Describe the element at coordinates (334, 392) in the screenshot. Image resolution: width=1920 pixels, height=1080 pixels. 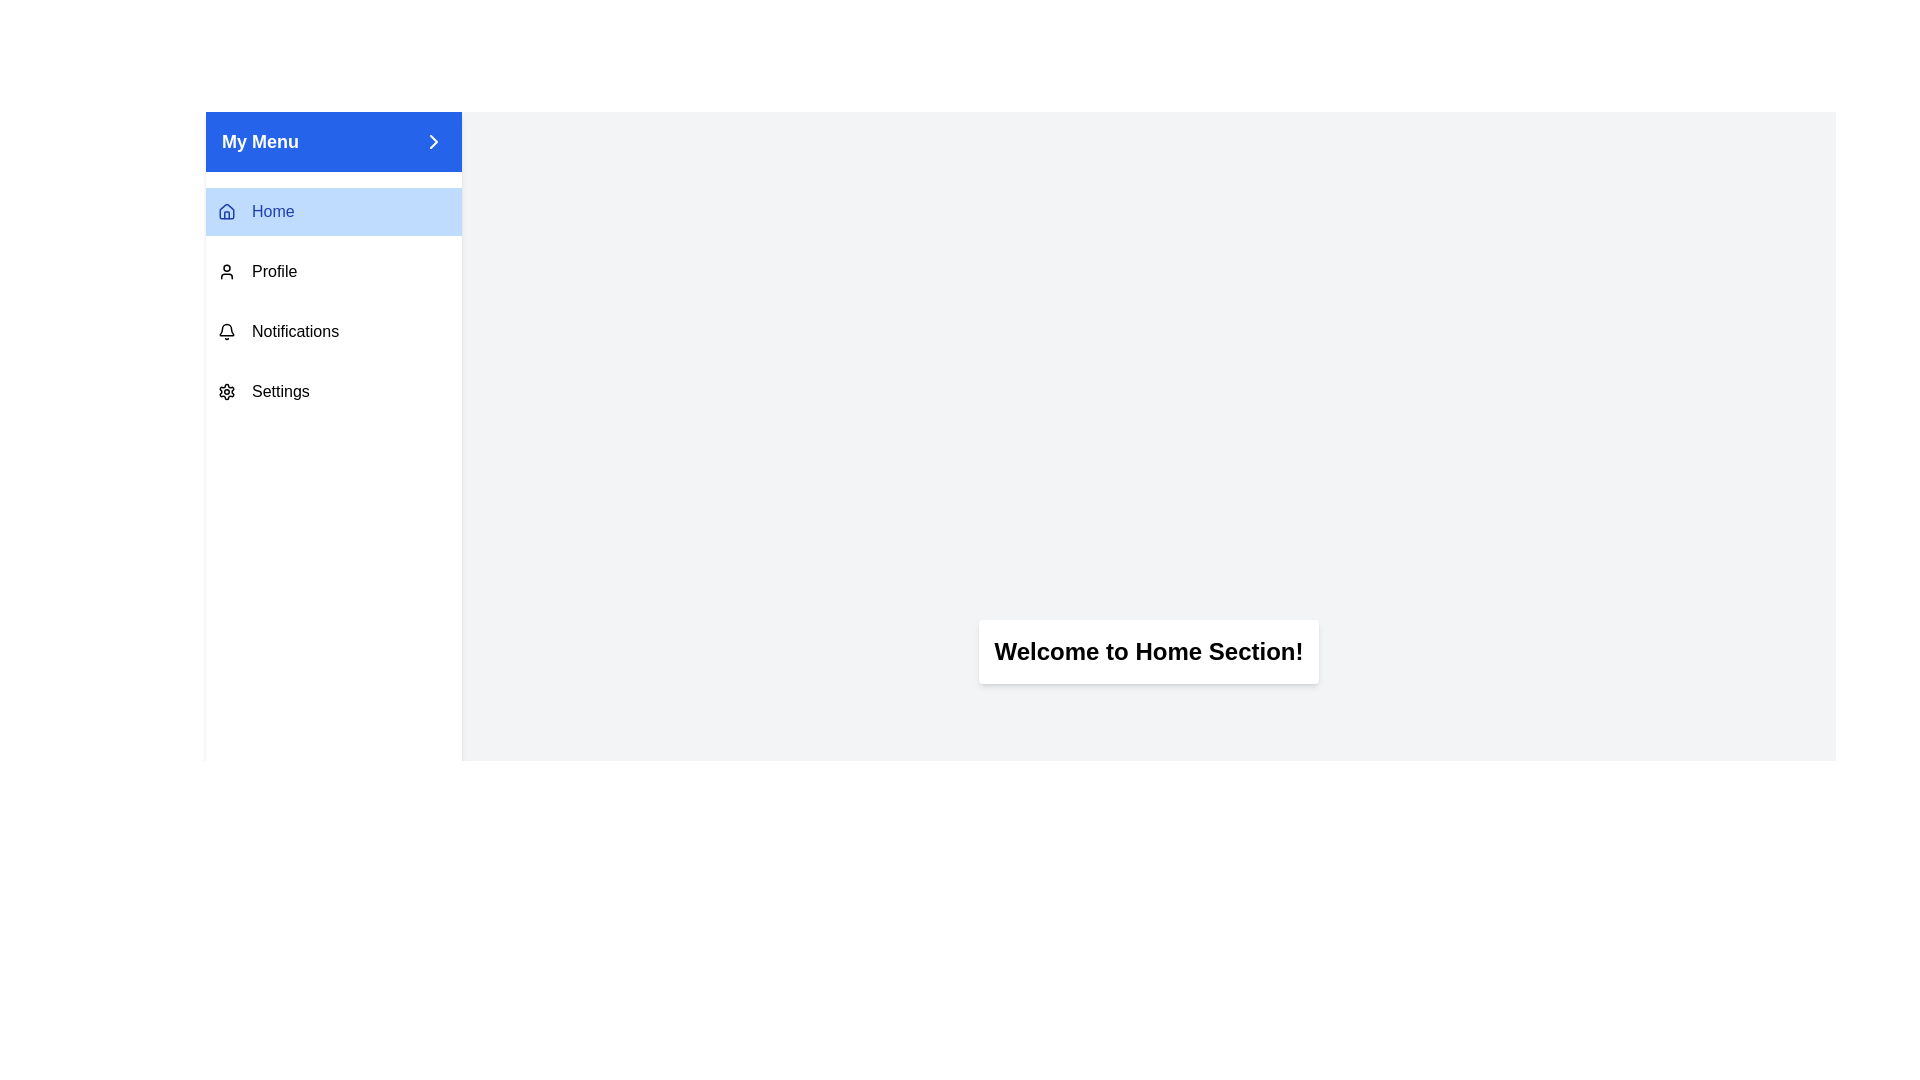
I see `the 'Settings' button located at the bottom of the vertical navigation menu` at that location.